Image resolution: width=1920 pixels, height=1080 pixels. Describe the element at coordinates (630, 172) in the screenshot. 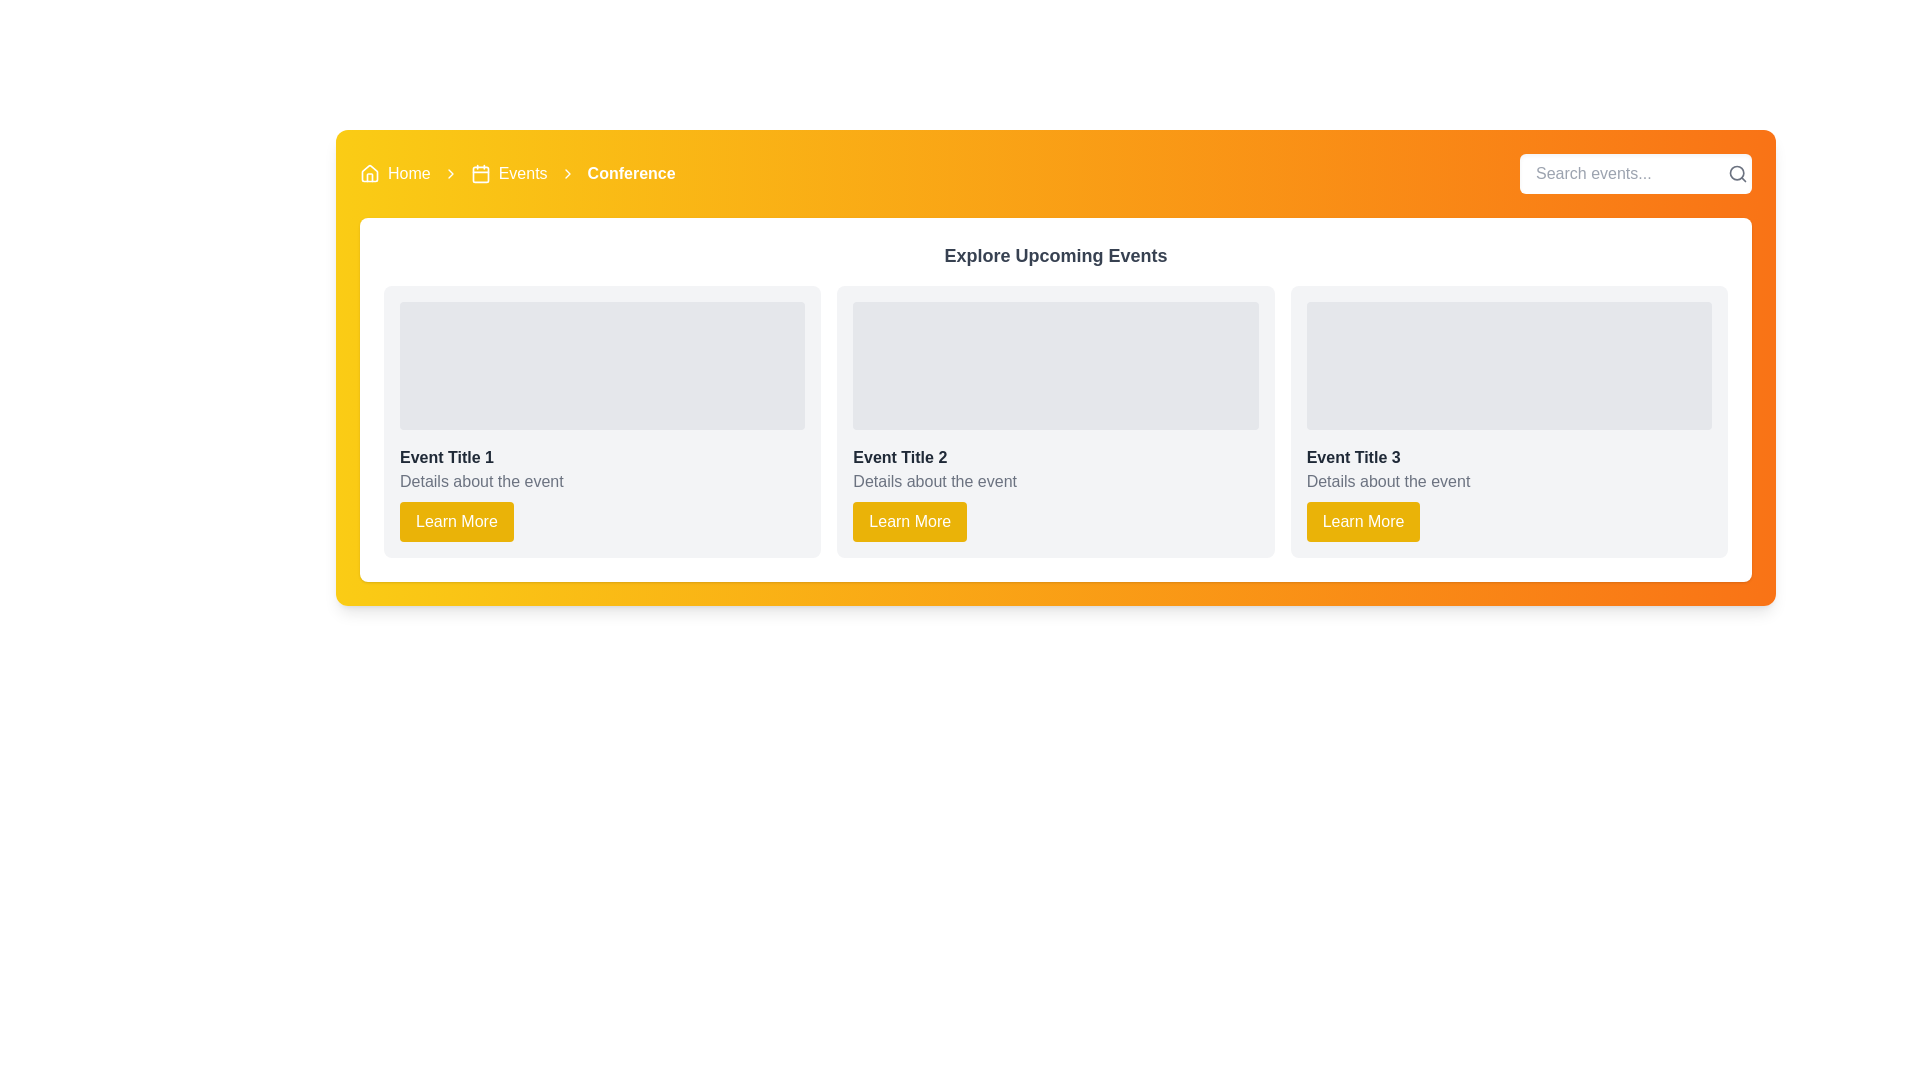

I see `text content of the Text Label that displays the current section or page title within the breadcrumb navigation bar, positioned as the third item after 'Home' and 'Events'` at that location.